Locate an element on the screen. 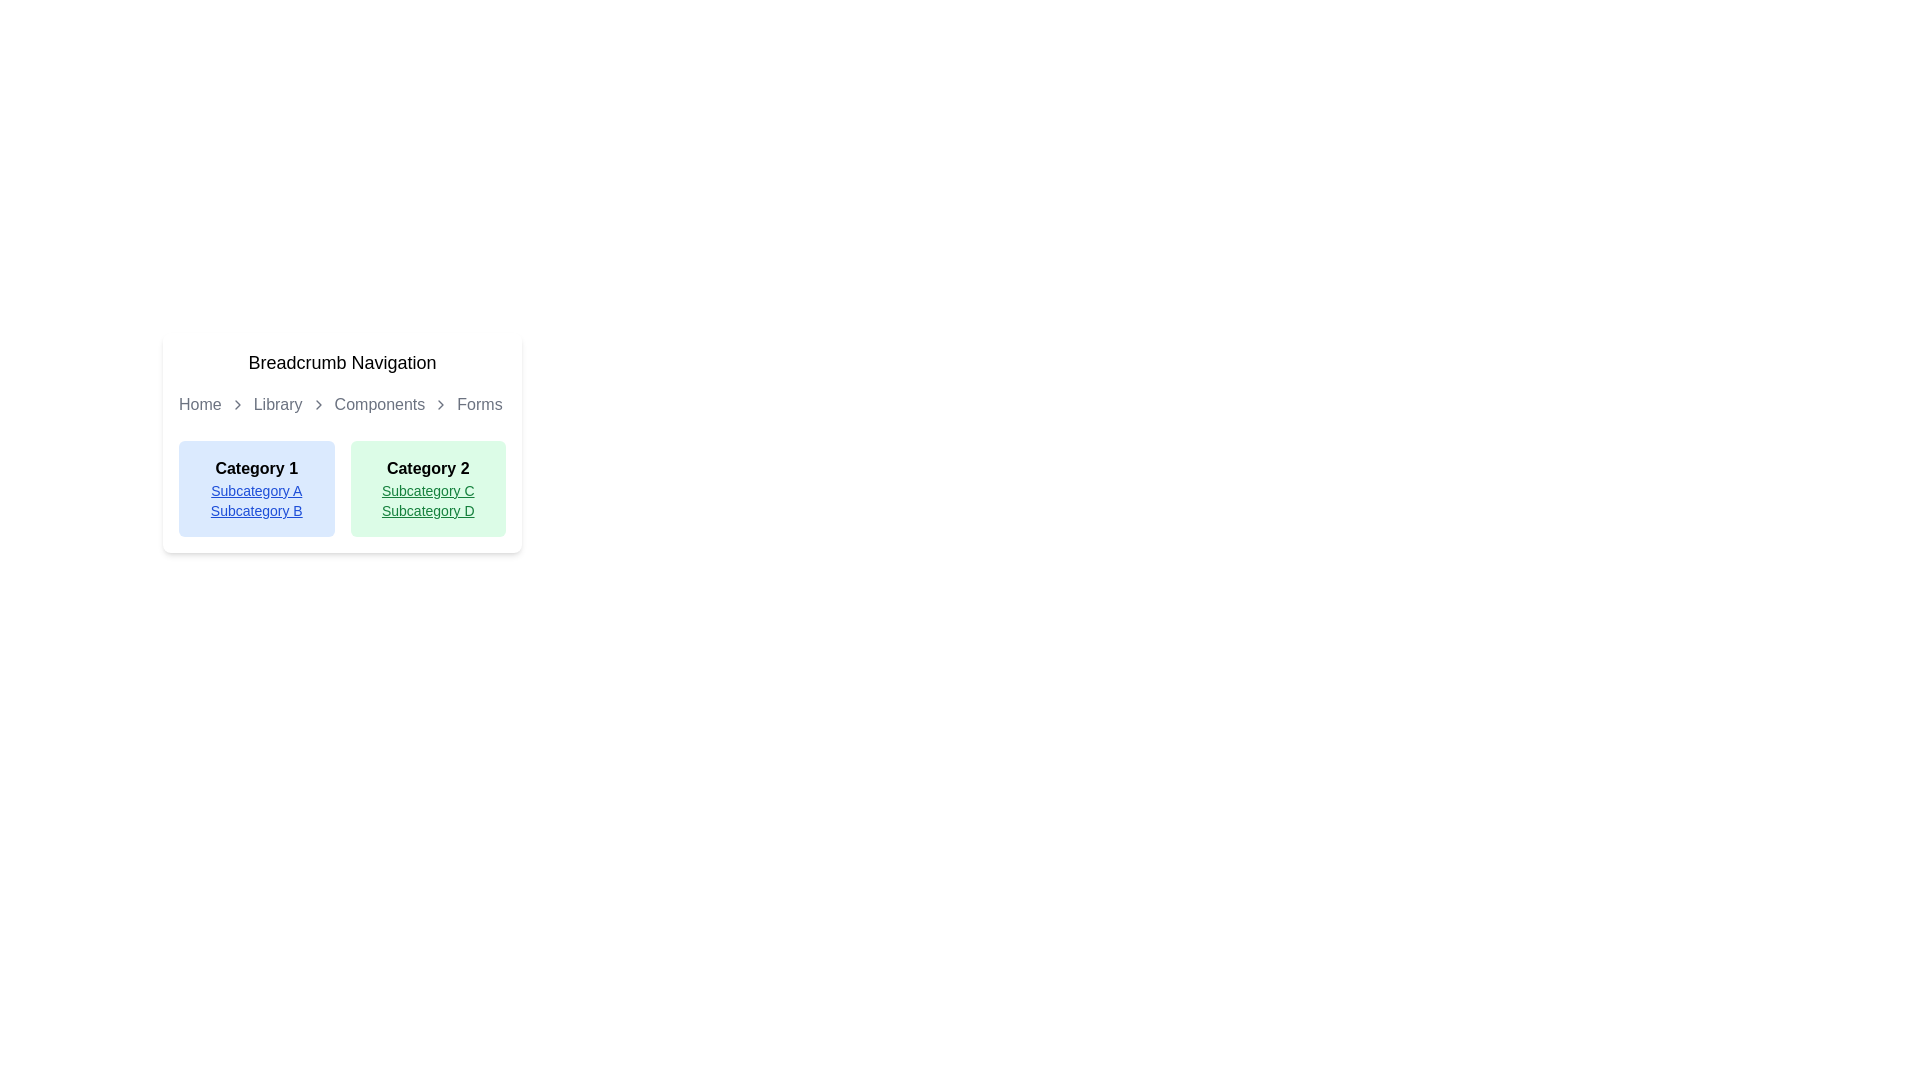 The width and height of the screenshot is (1920, 1080). the 'Components' text label in the breadcrumb navigation bar is located at coordinates (379, 405).